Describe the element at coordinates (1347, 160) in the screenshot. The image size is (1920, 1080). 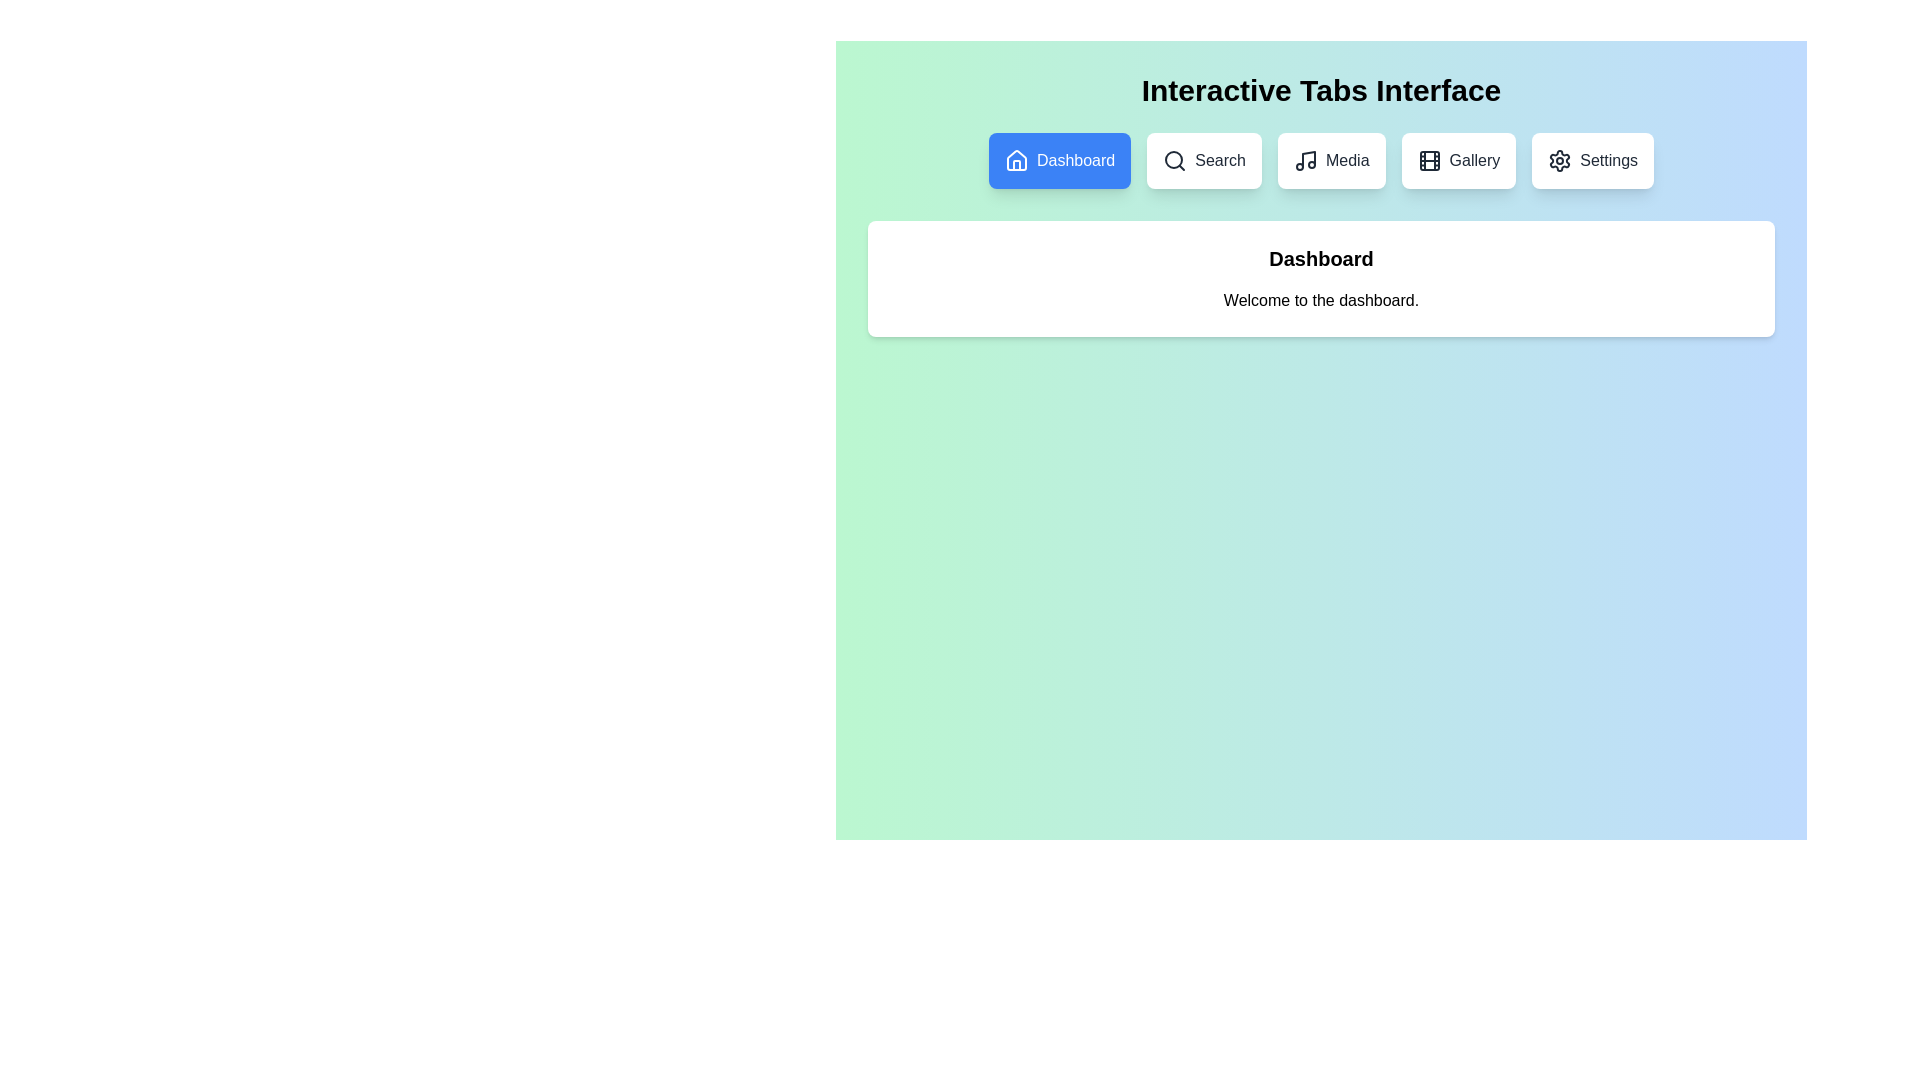
I see `the fourth button labeled for media access, positioned horizontally among other buttons including 'Dashboard', 'Search', and 'Media', ensuring it is the intended target for interaction` at that location.